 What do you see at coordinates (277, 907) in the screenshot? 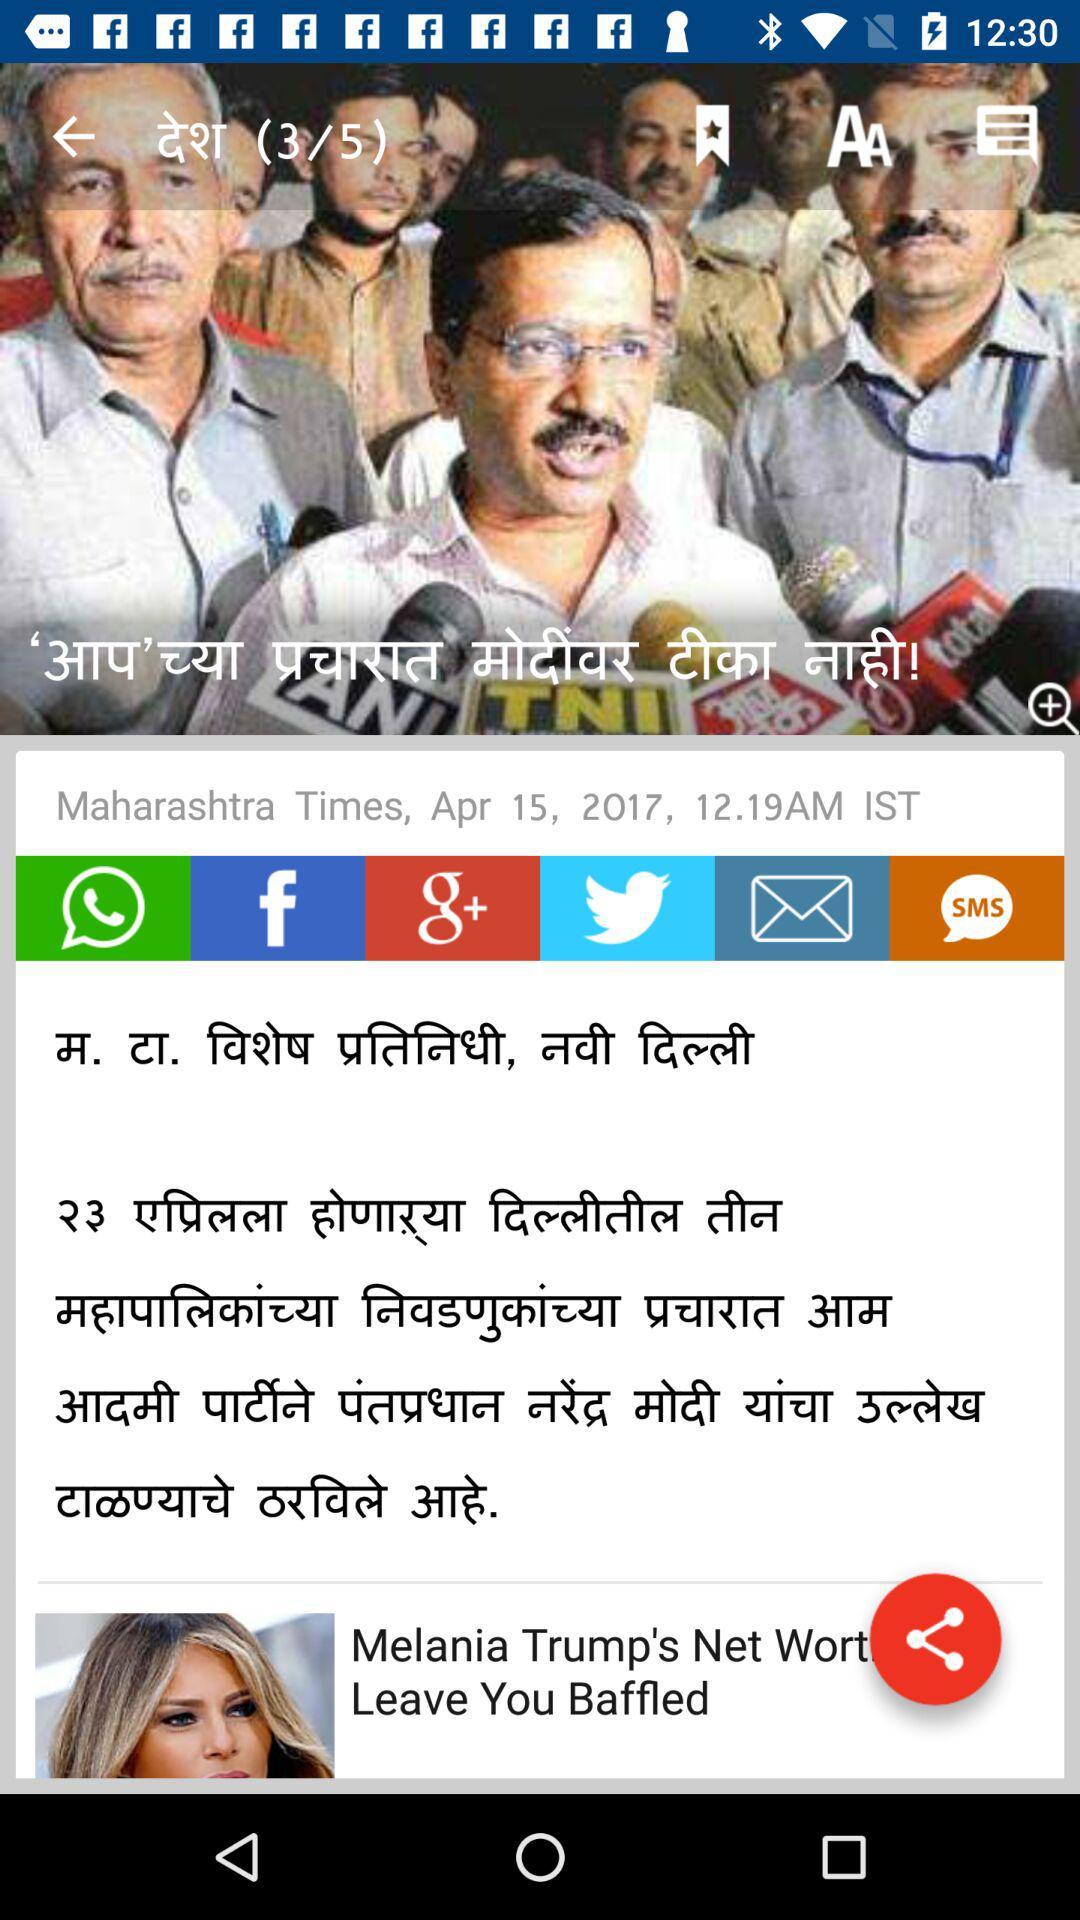
I see `item below maharashtra times apr icon` at bounding box center [277, 907].